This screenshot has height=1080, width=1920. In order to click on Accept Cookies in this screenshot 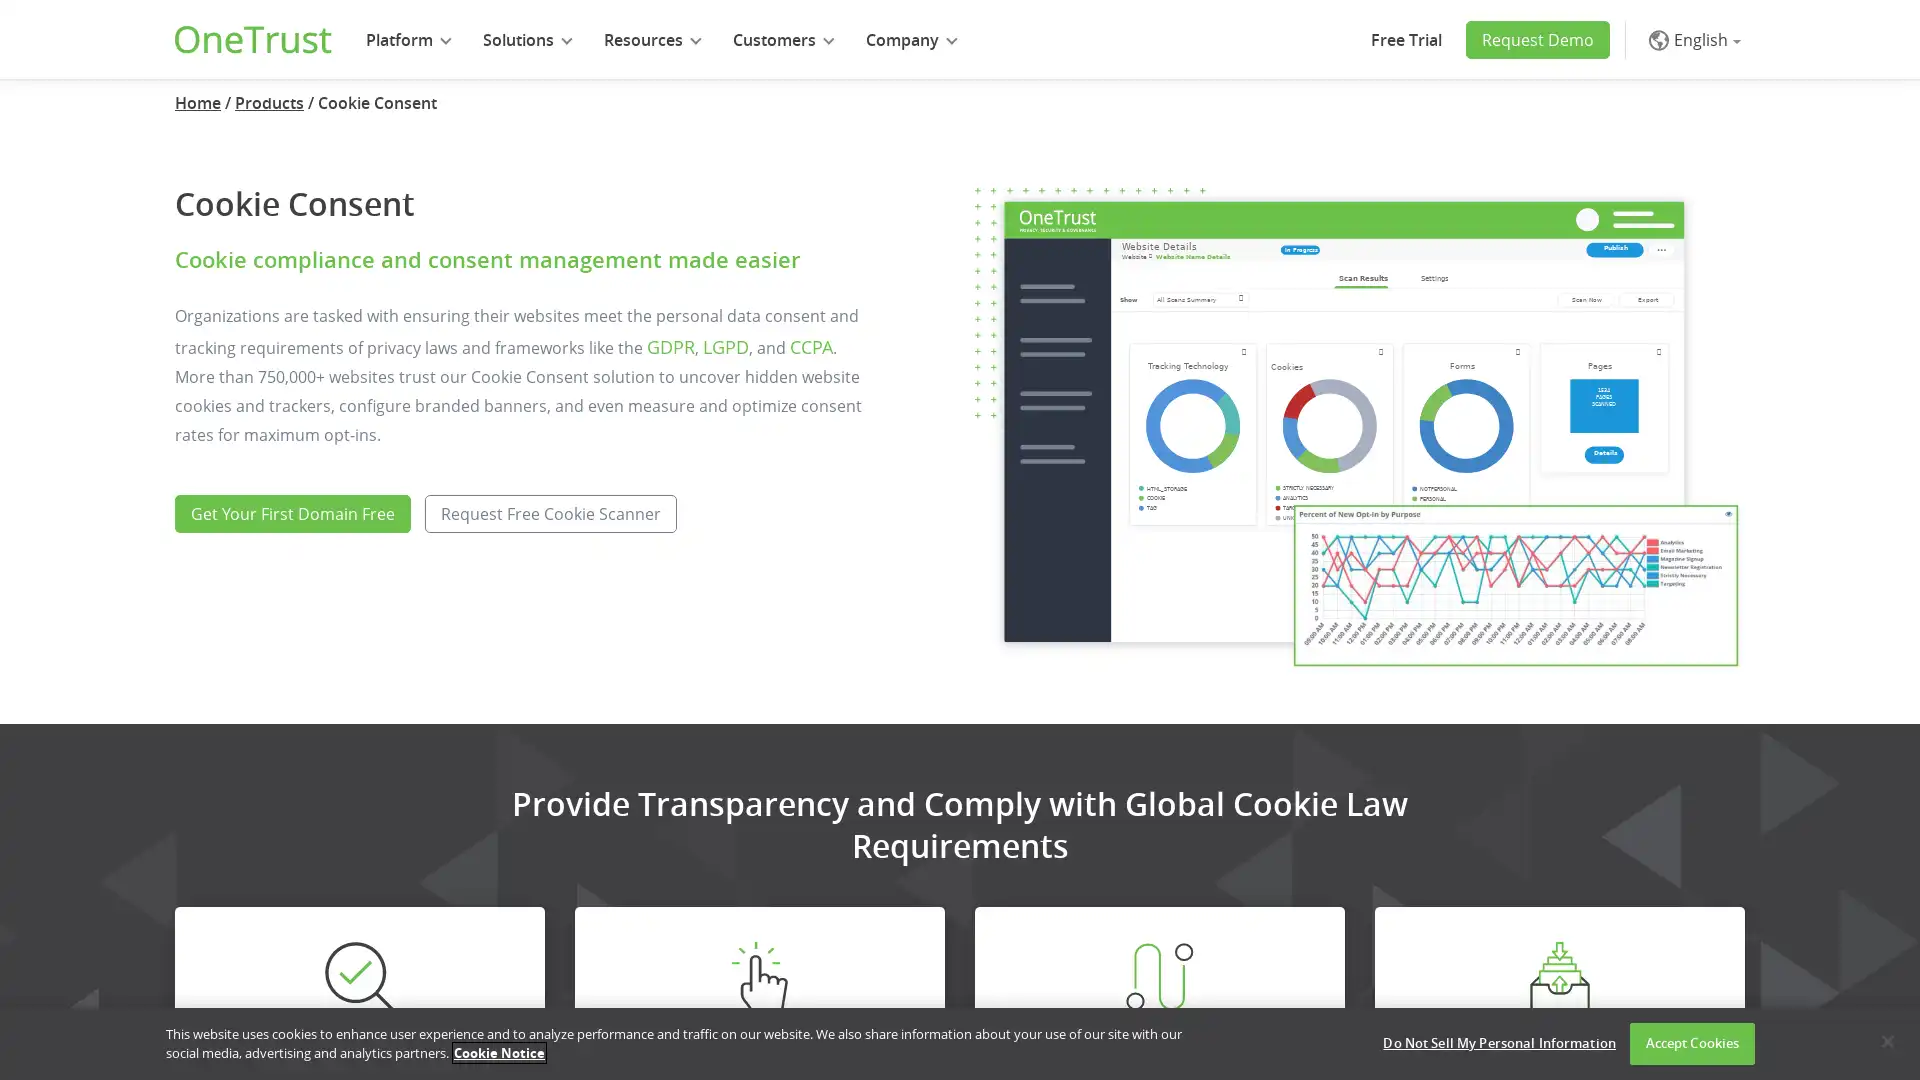, I will do `click(1691, 1043)`.